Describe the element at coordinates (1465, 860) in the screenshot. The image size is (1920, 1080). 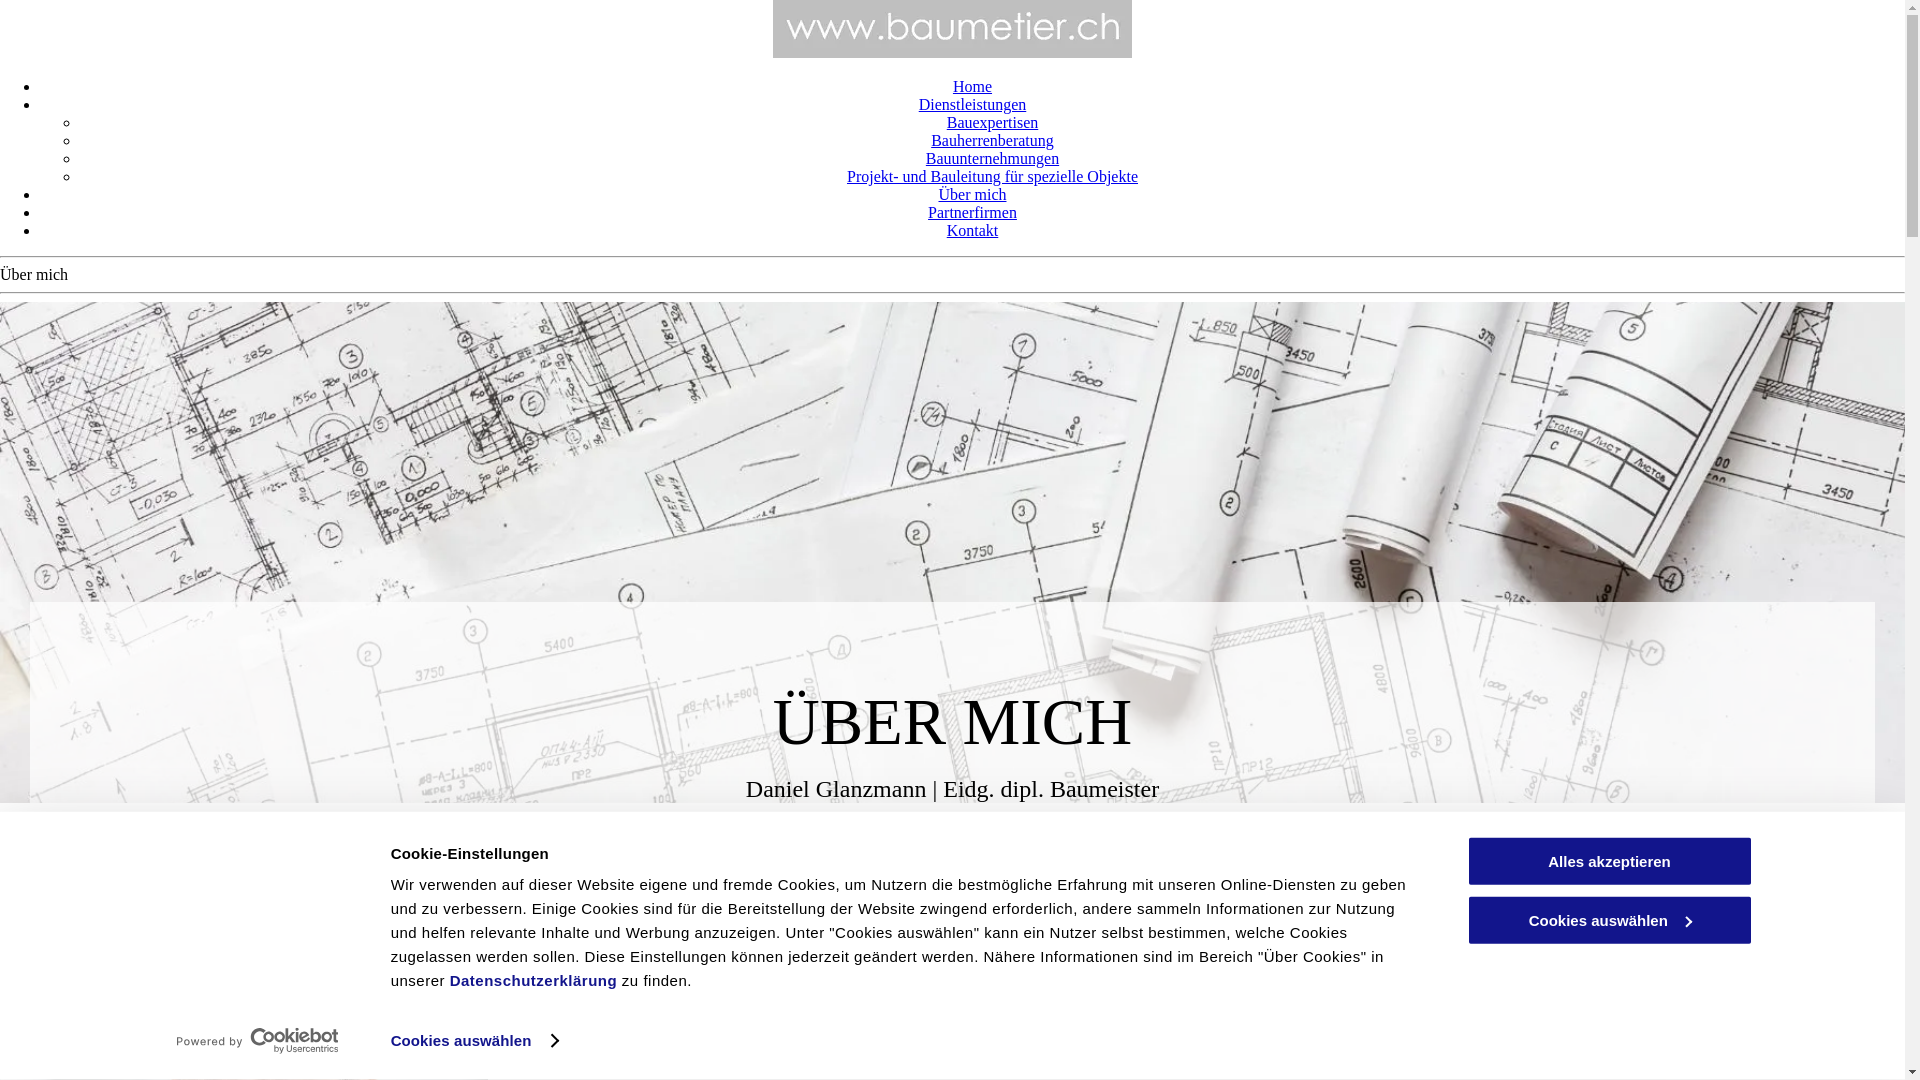
I see `'Alles akzeptieren'` at that location.